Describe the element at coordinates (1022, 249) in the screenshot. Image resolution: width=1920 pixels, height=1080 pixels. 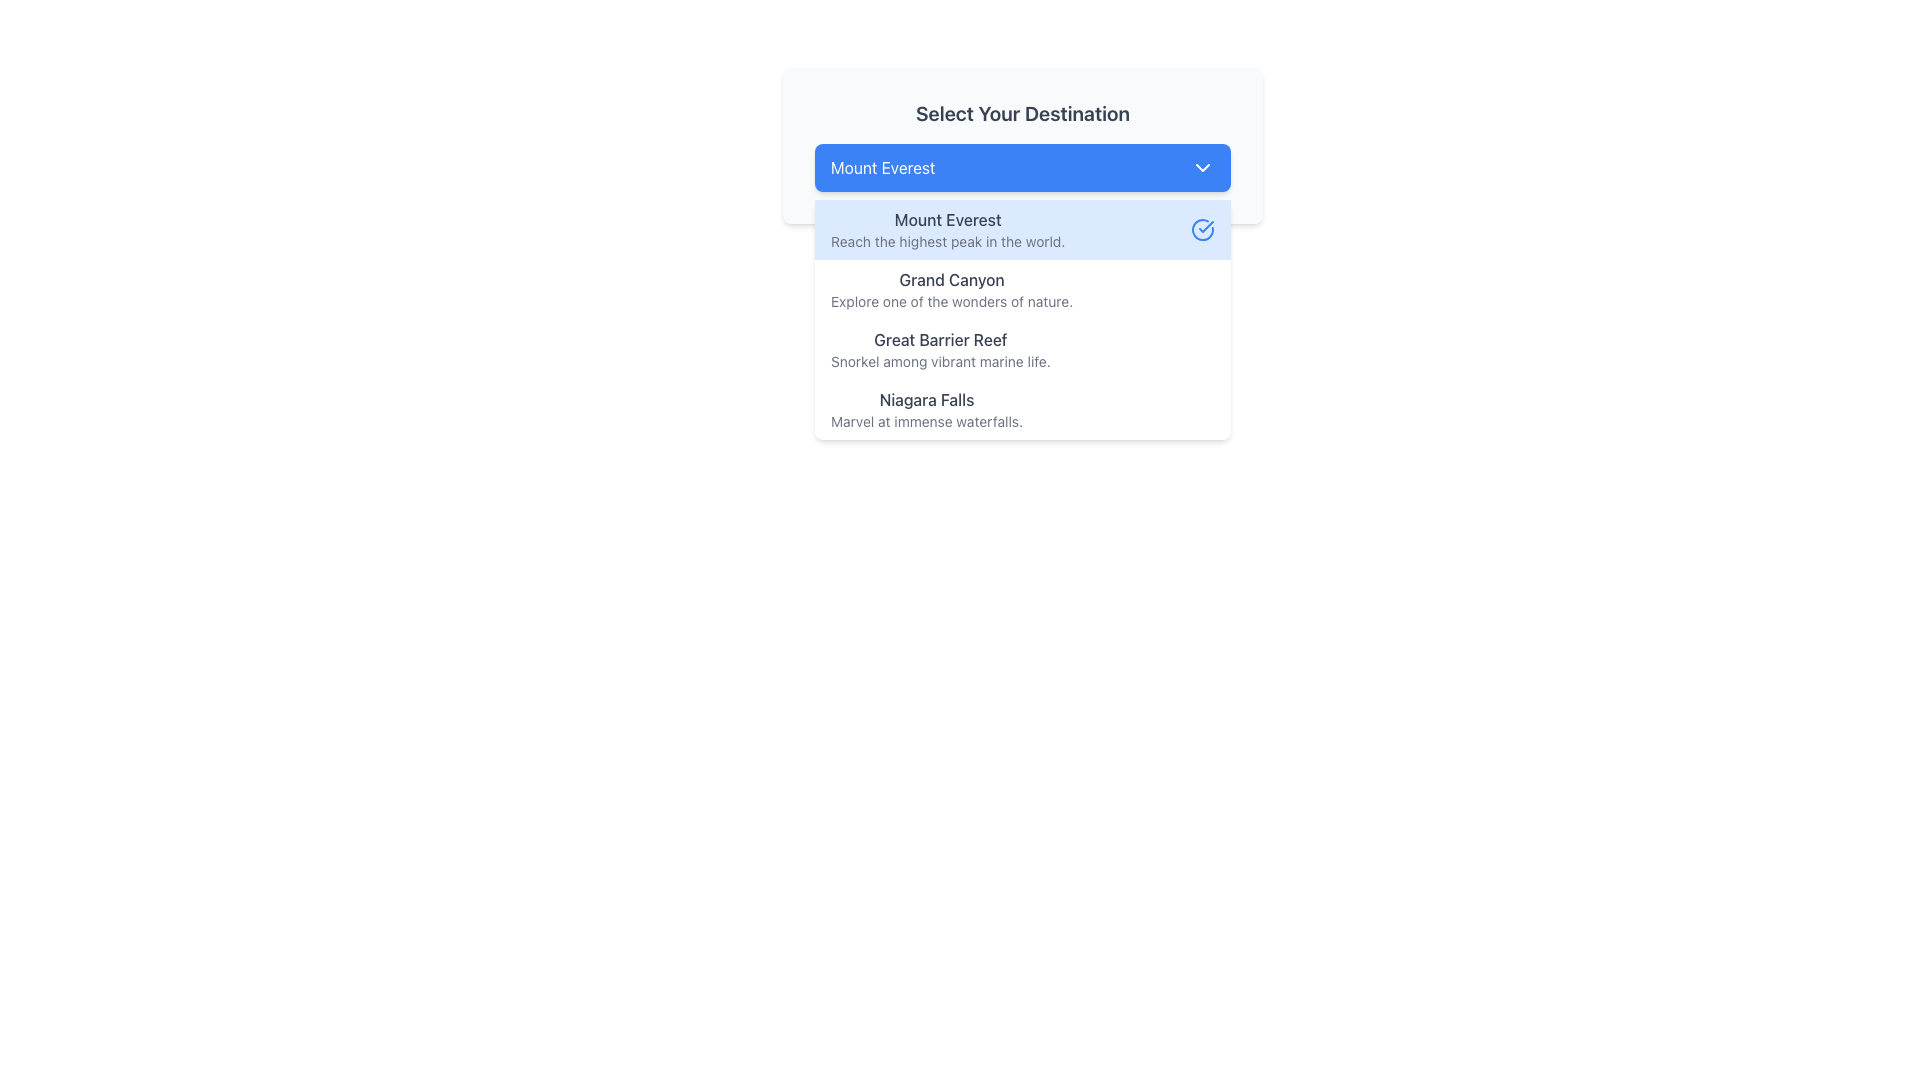
I see `the first item` at that location.